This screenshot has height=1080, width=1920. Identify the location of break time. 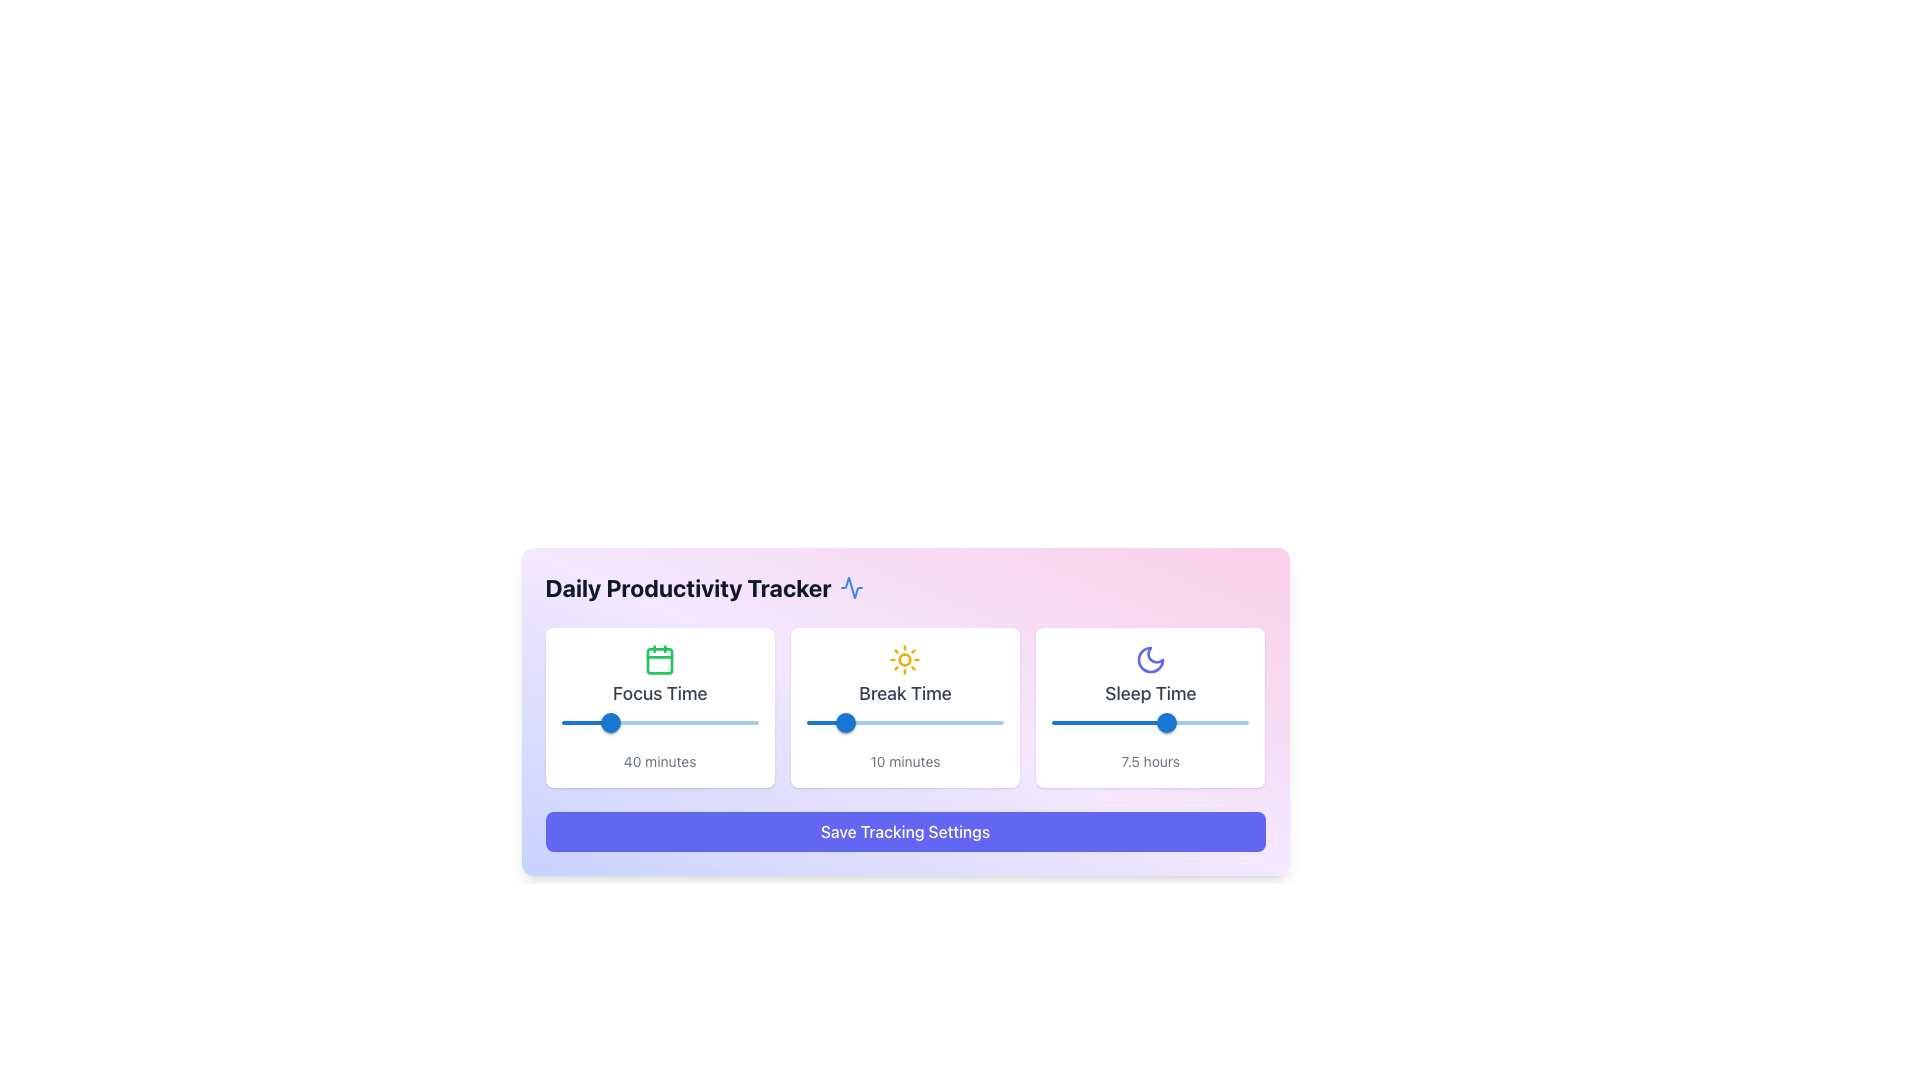
(989, 722).